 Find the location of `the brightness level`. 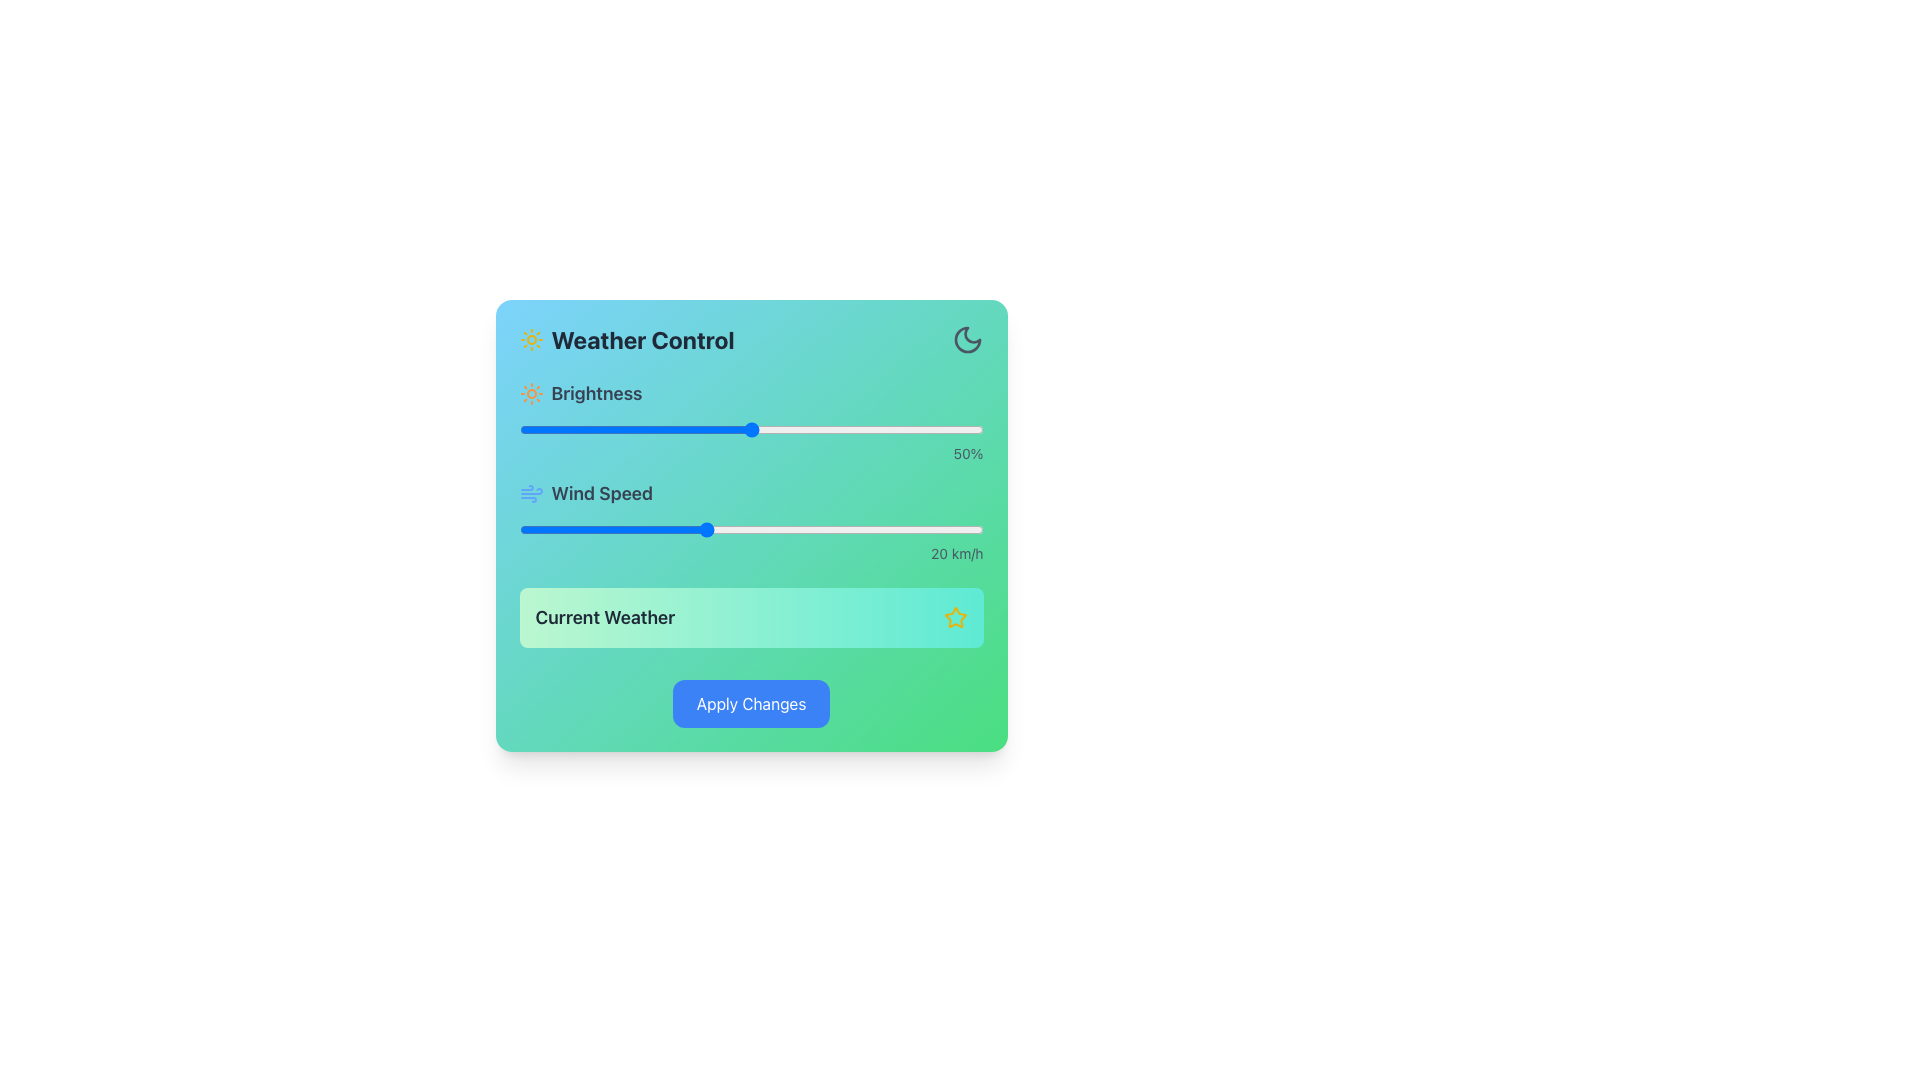

the brightness level is located at coordinates (769, 428).